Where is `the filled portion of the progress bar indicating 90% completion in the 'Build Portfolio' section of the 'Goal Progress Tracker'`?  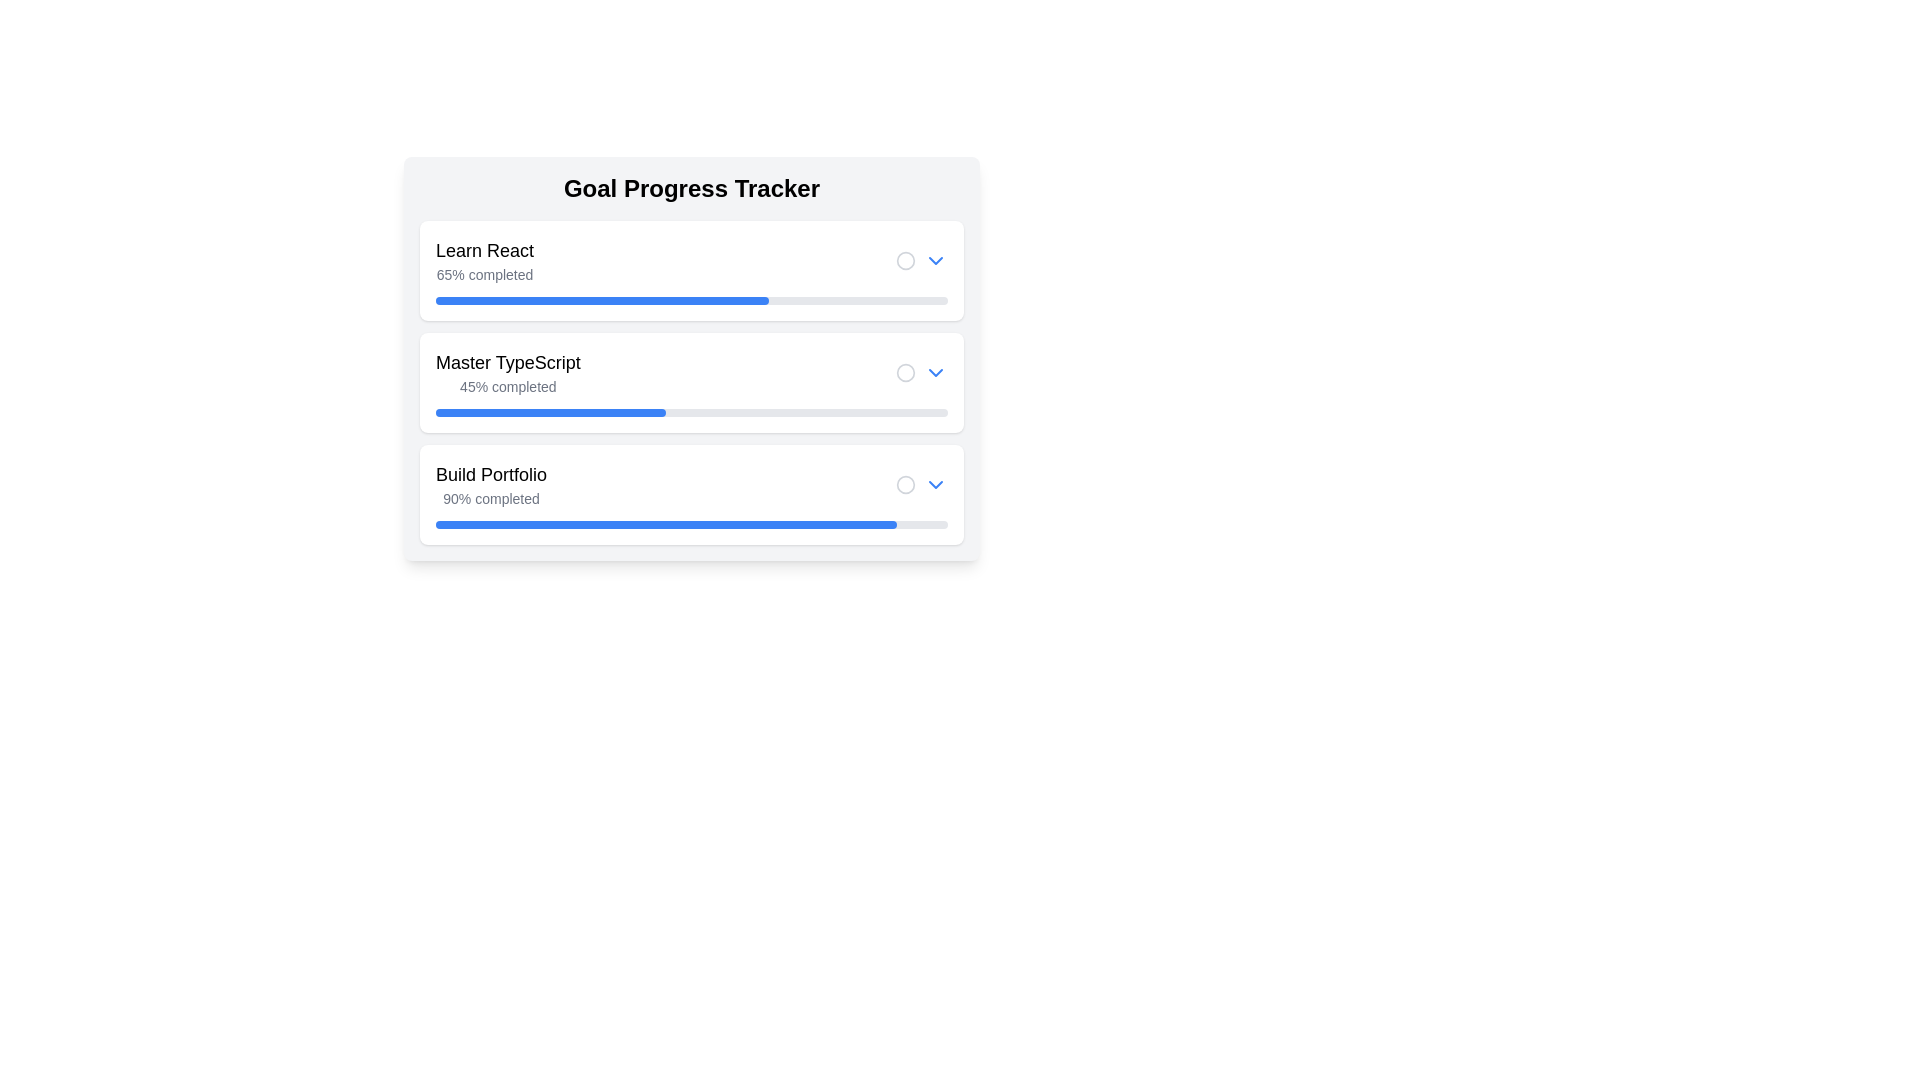 the filled portion of the progress bar indicating 90% completion in the 'Build Portfolio' section of the 'Goal Progress Tracker' is located at coordinates (666, 523).